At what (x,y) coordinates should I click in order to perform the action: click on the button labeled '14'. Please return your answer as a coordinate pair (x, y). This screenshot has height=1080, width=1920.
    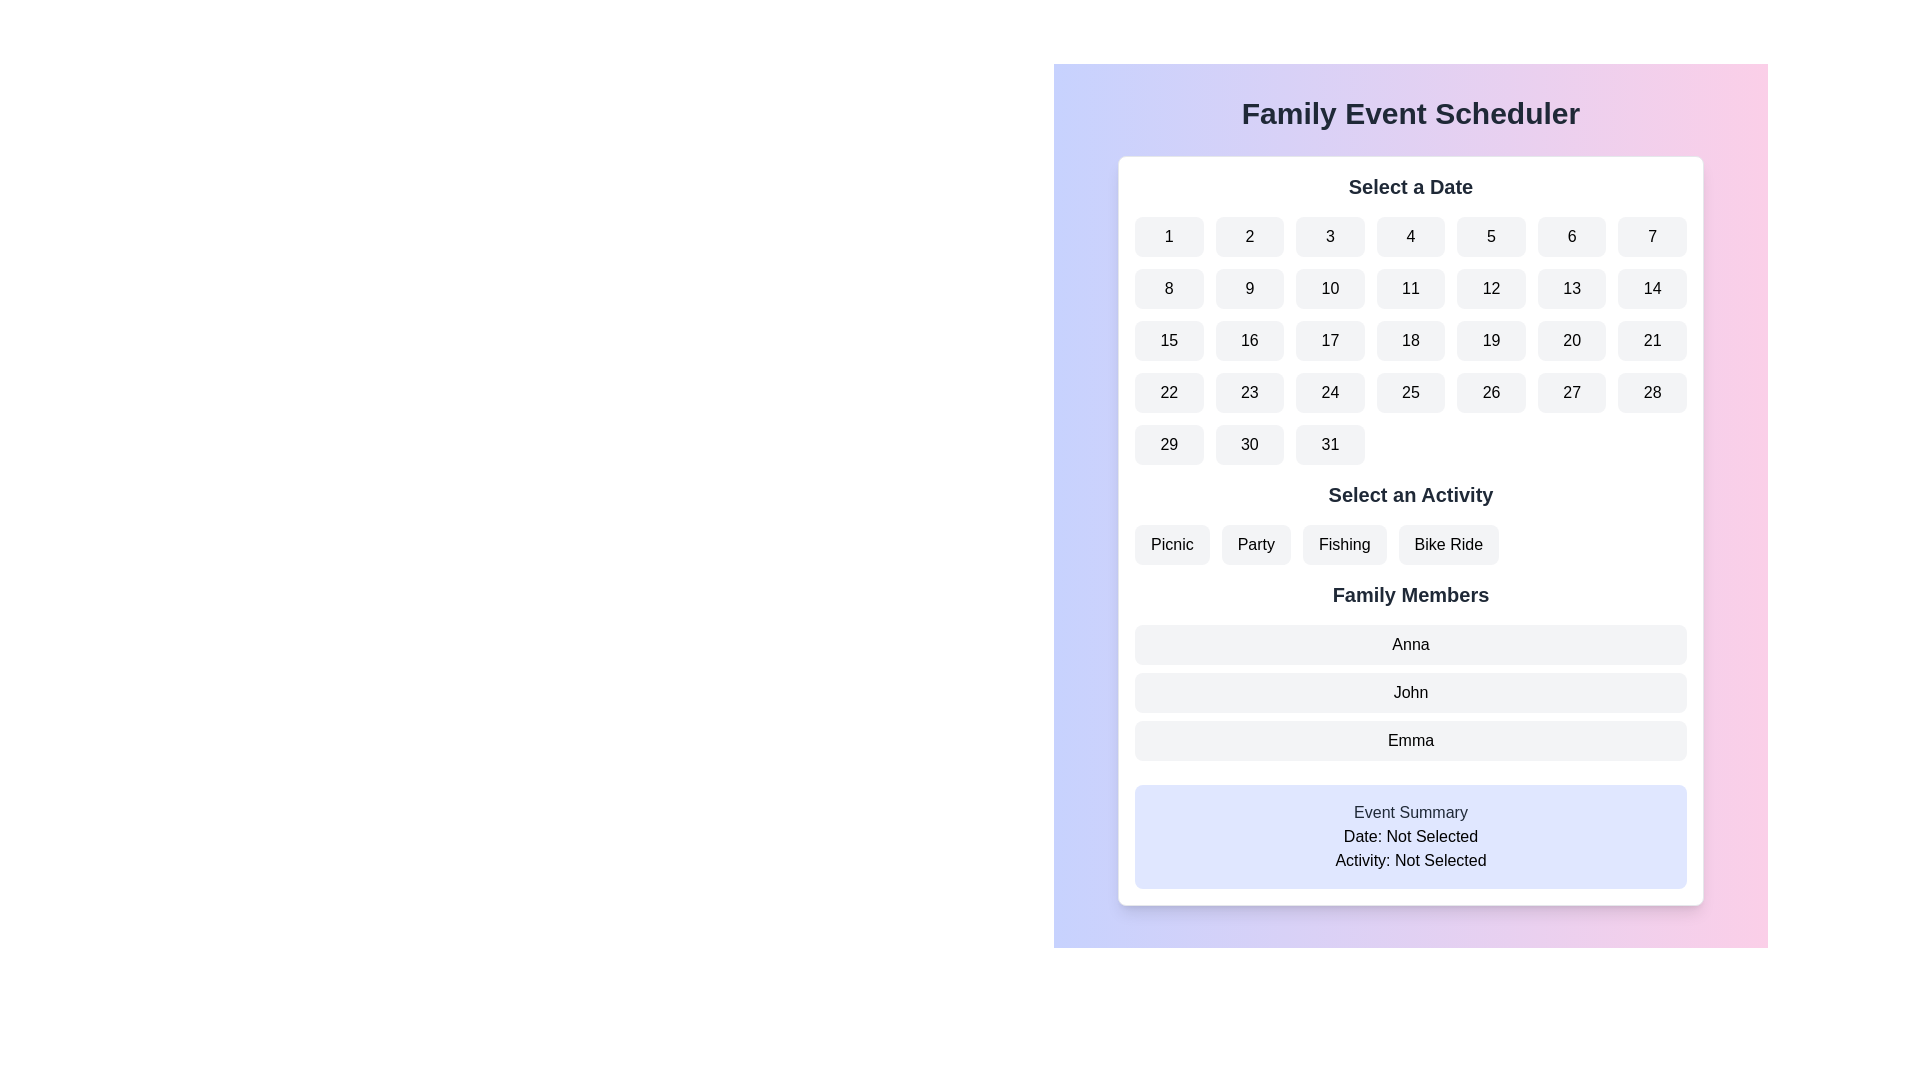
    Looking at the image, I should click on (1652, 289).